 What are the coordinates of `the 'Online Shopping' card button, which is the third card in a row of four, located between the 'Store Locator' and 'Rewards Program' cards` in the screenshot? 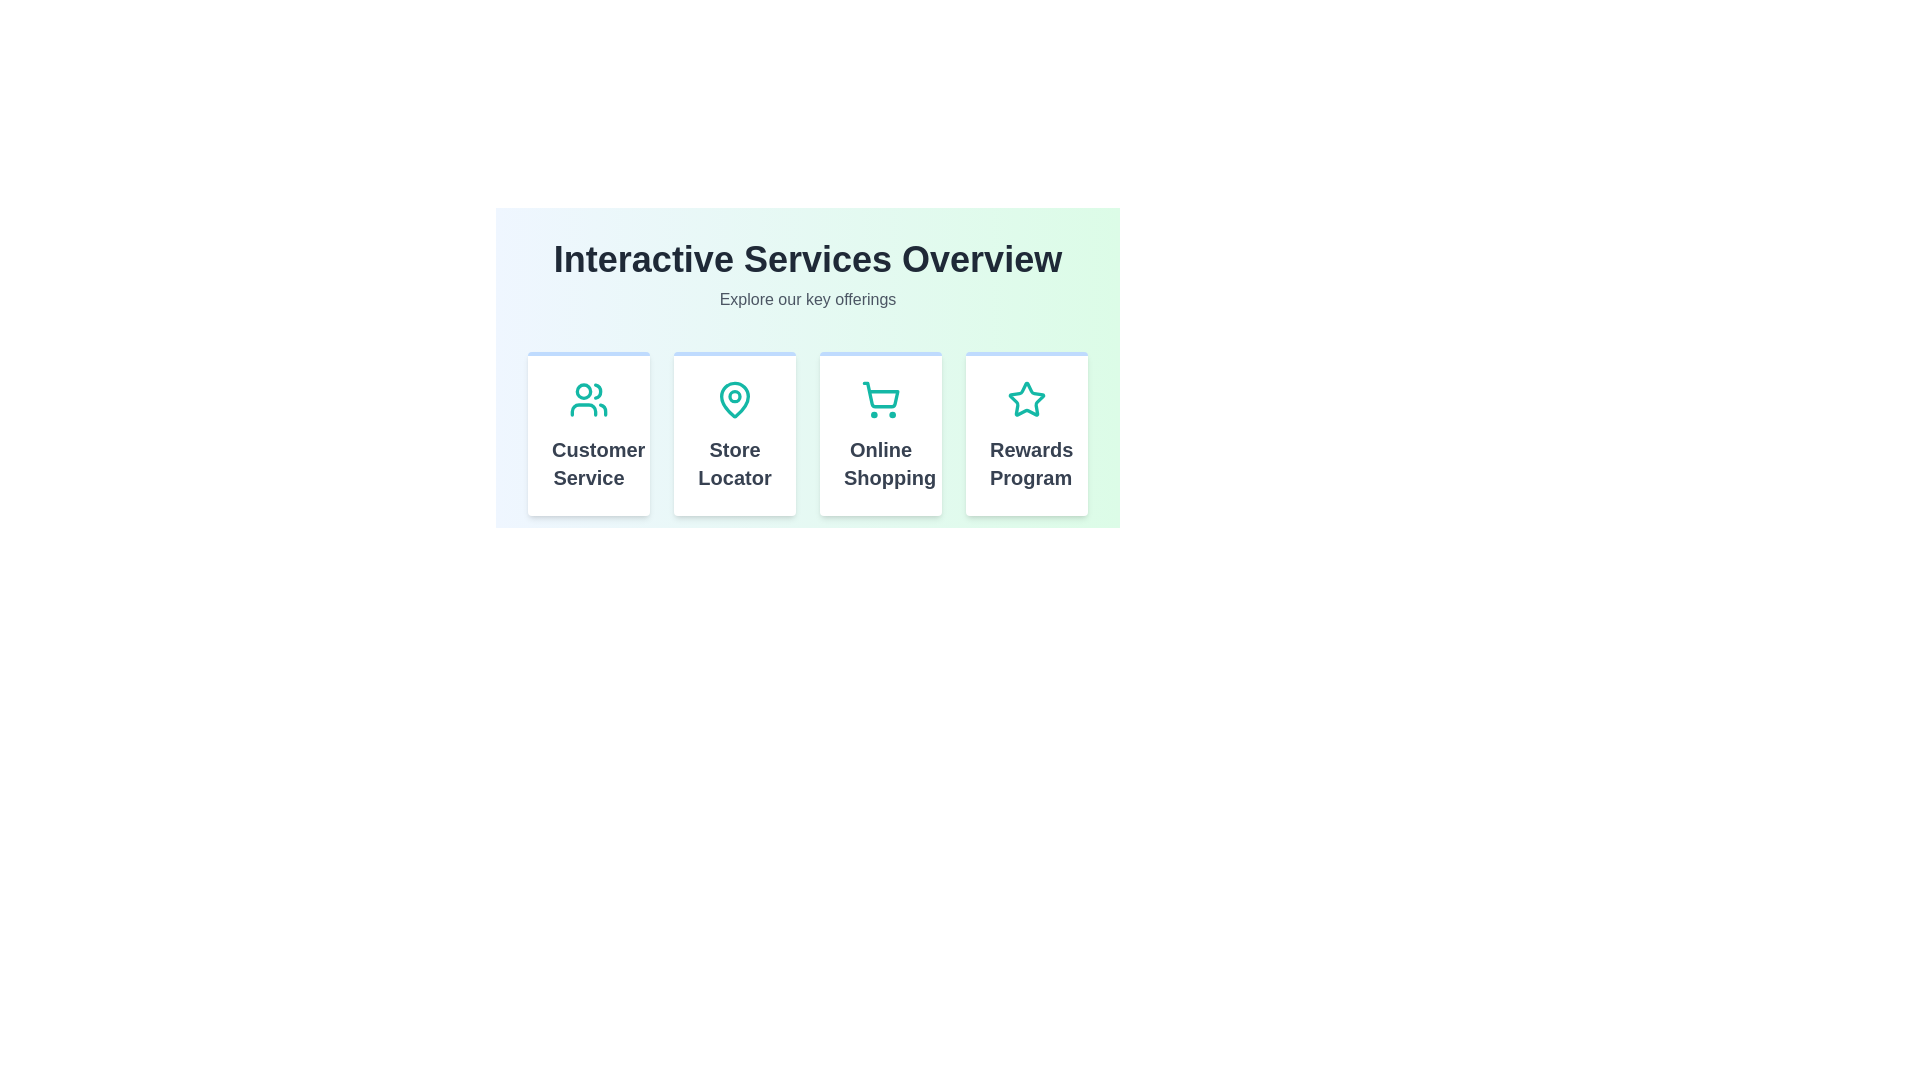 It's located at (880, 433).